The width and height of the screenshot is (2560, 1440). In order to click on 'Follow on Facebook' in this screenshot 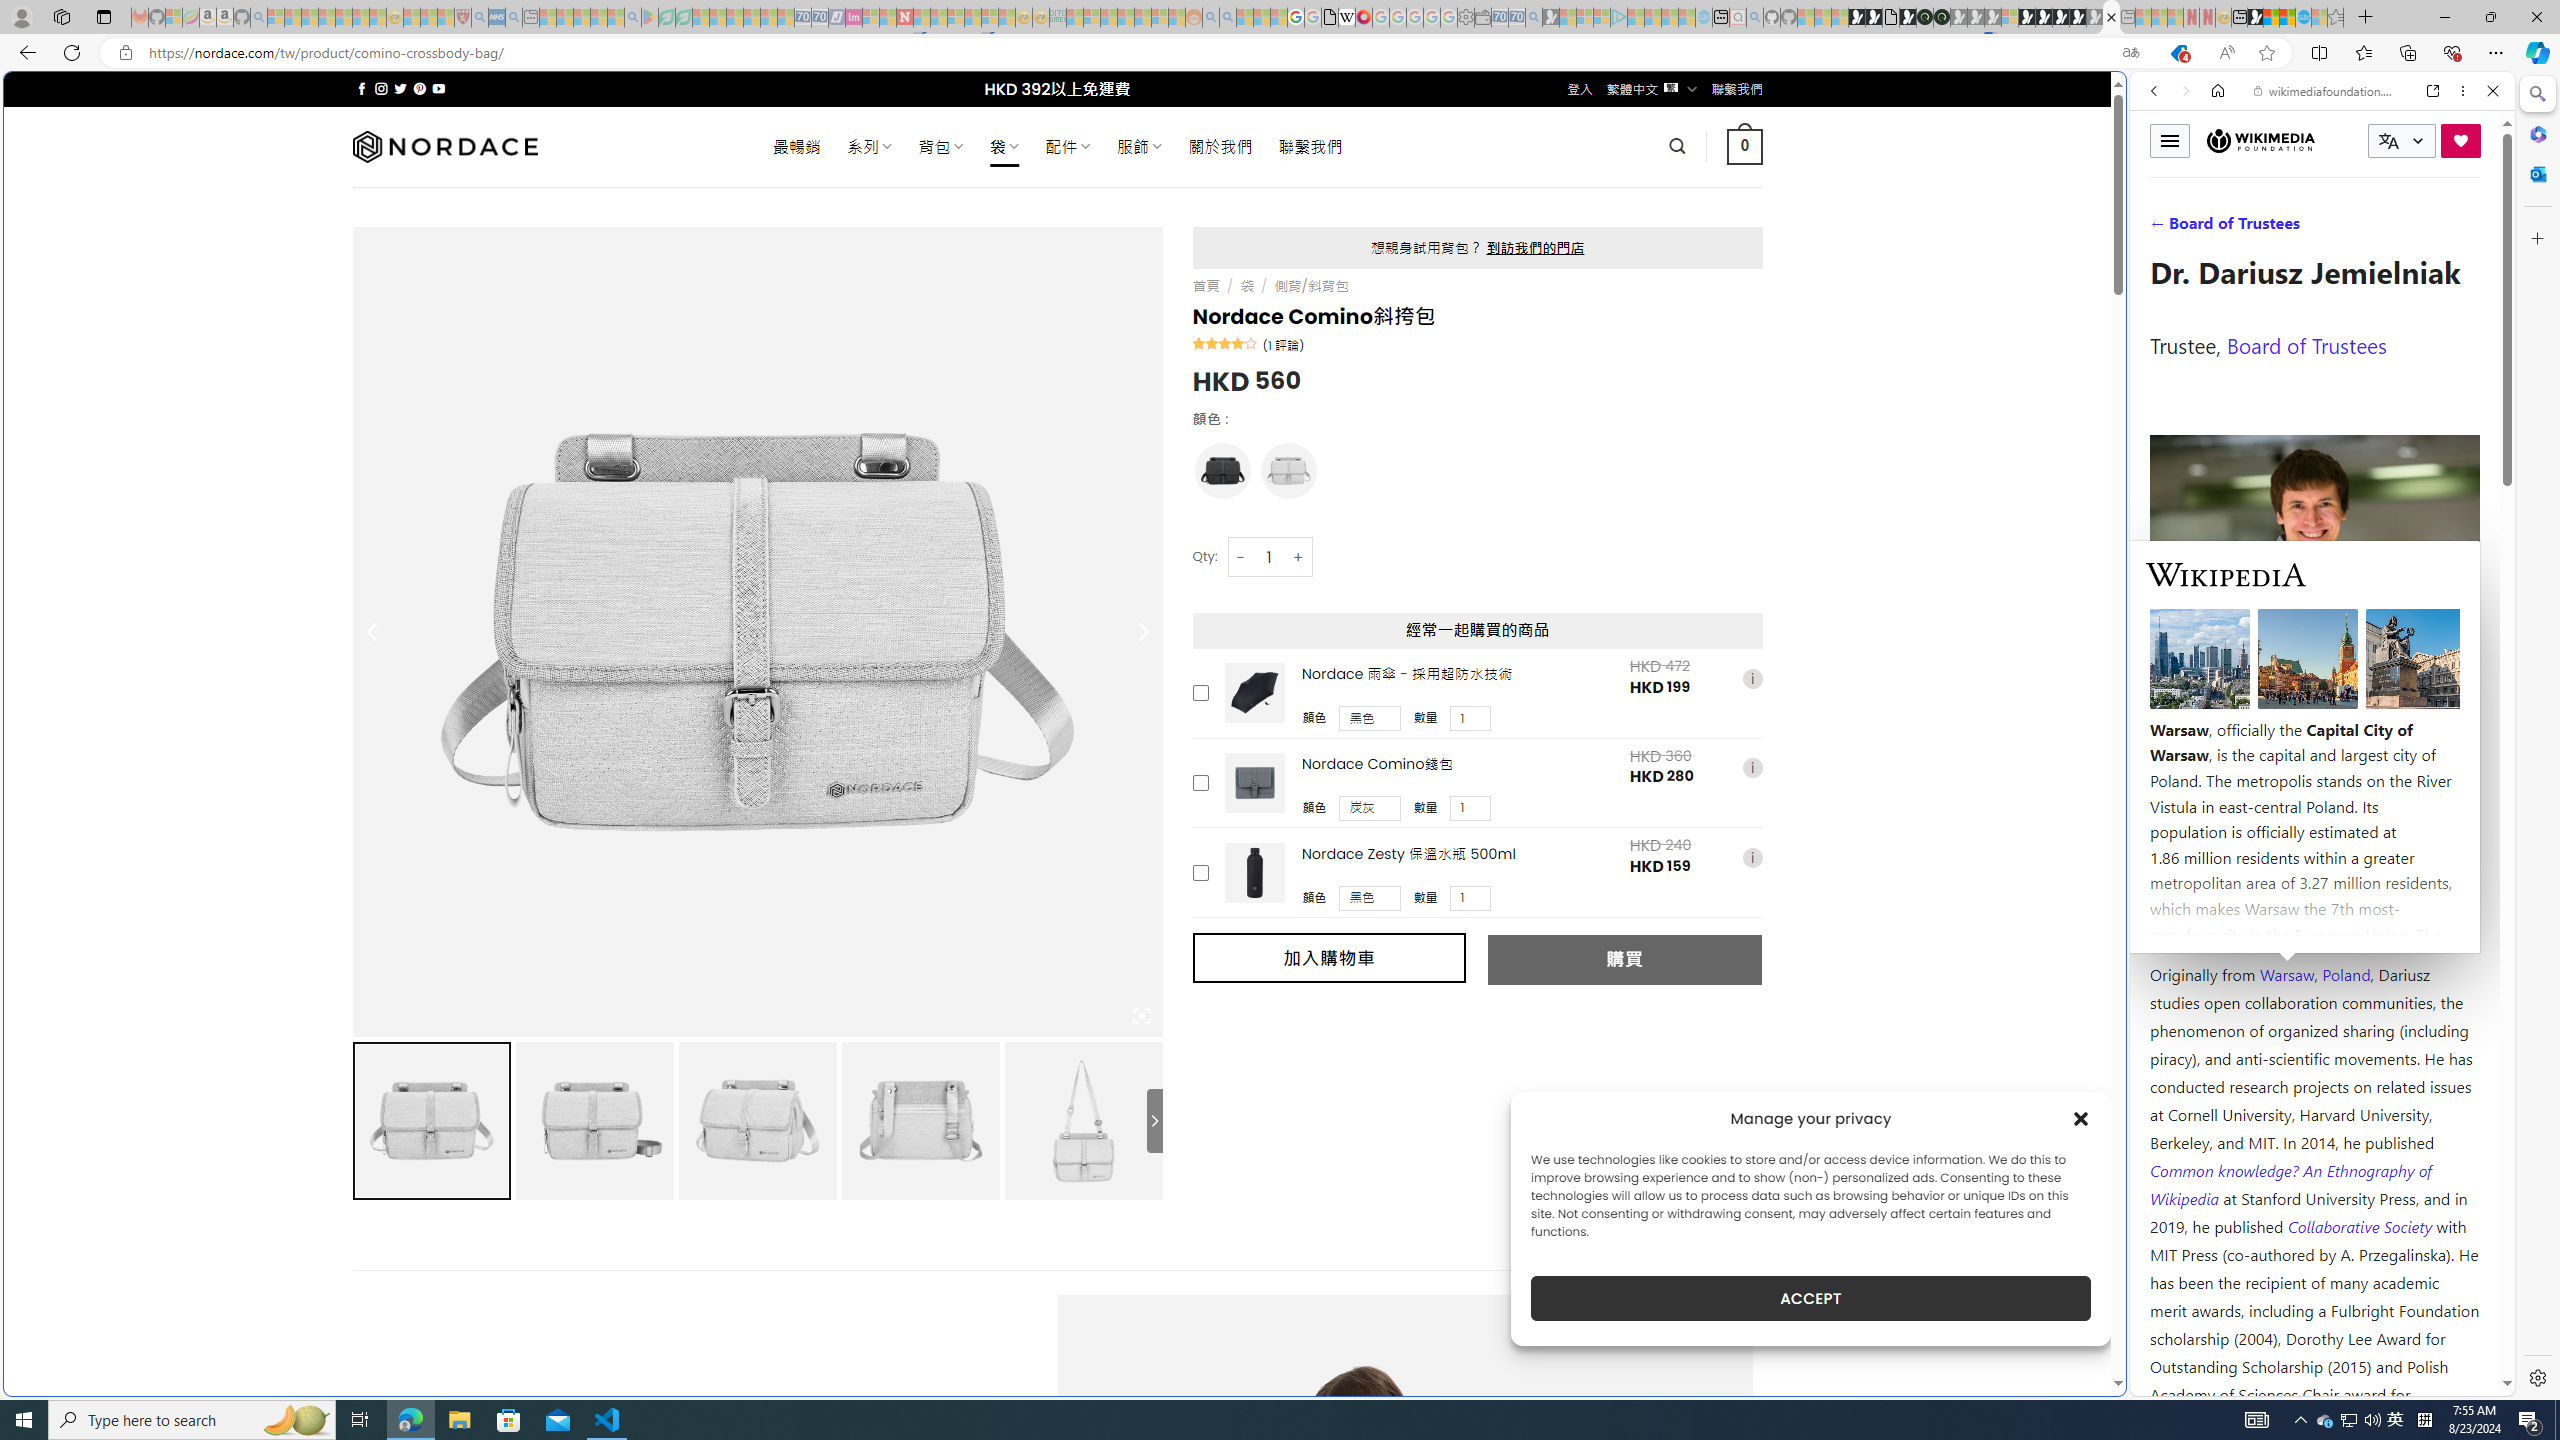, I will do `click(362, 88)`.